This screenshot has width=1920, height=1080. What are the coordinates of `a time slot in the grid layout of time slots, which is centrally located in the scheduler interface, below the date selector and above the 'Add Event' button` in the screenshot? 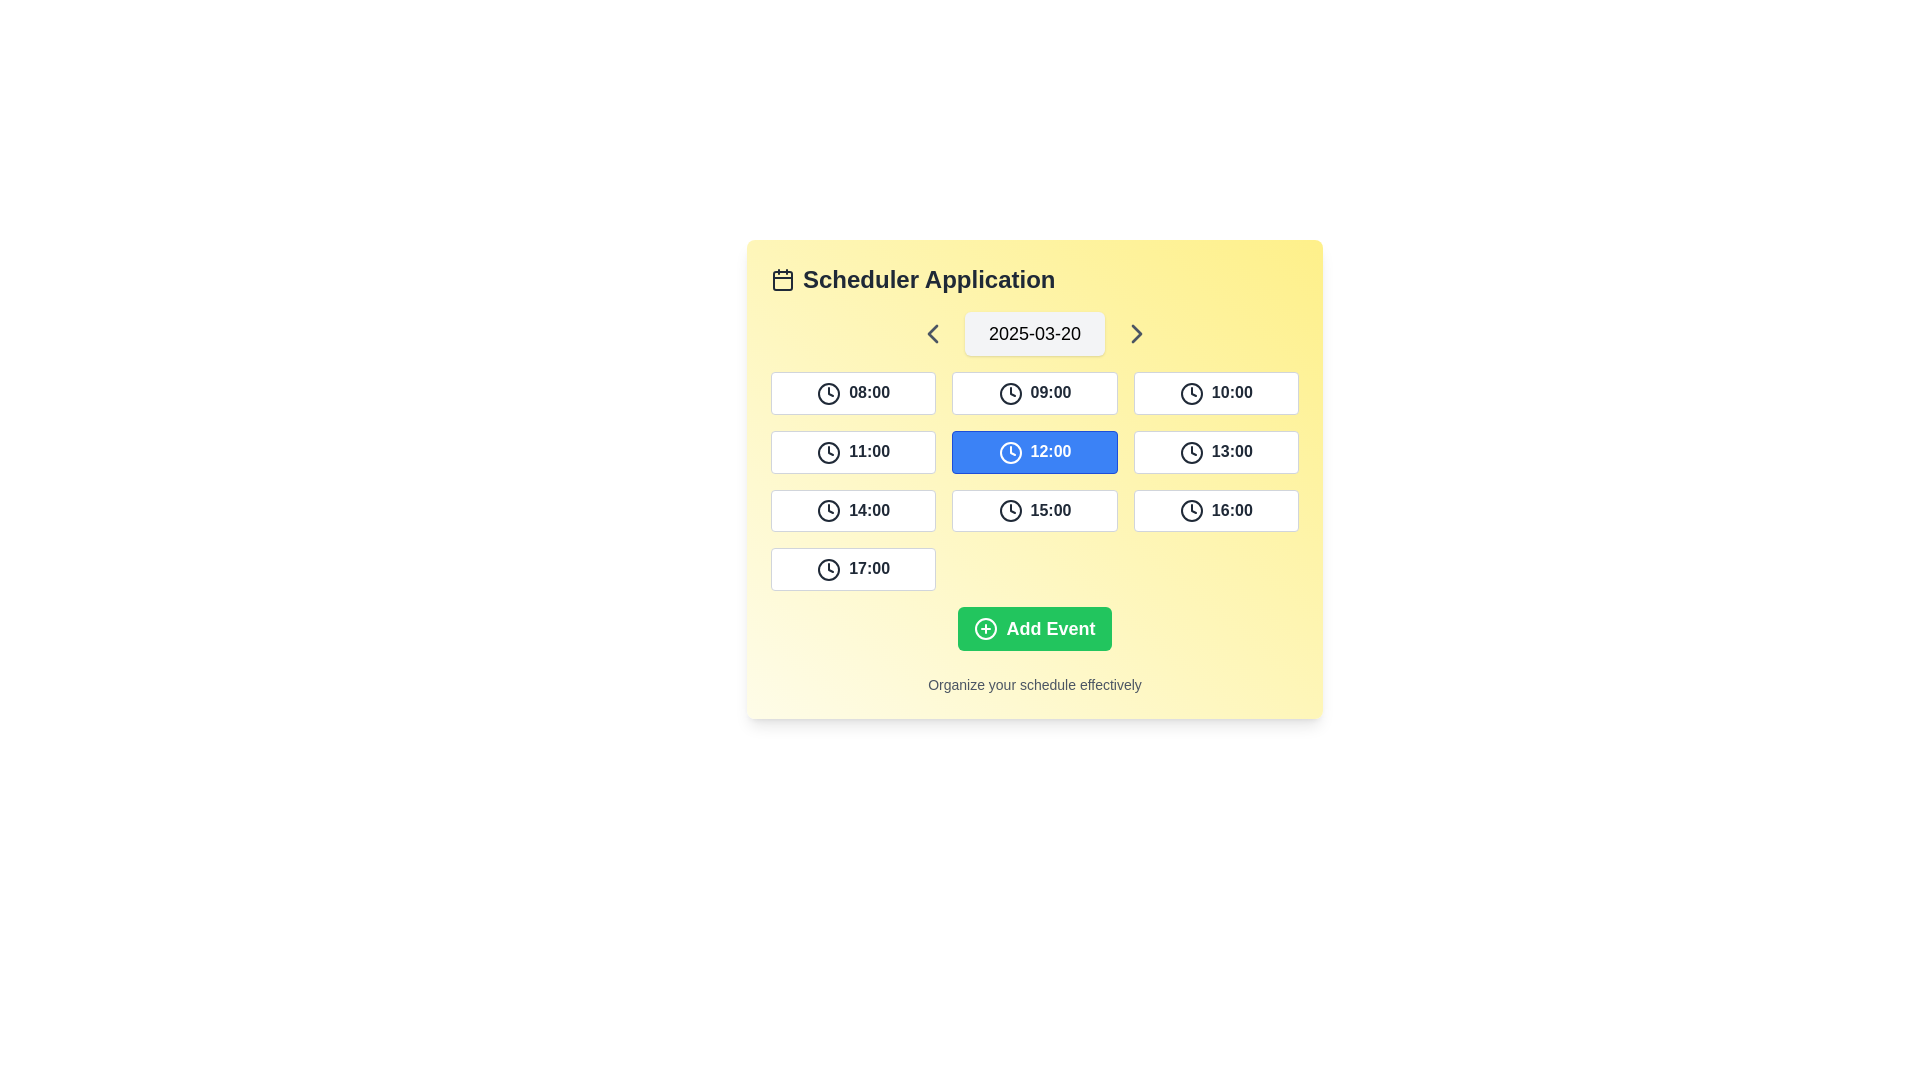 It's located at (1035, 481).